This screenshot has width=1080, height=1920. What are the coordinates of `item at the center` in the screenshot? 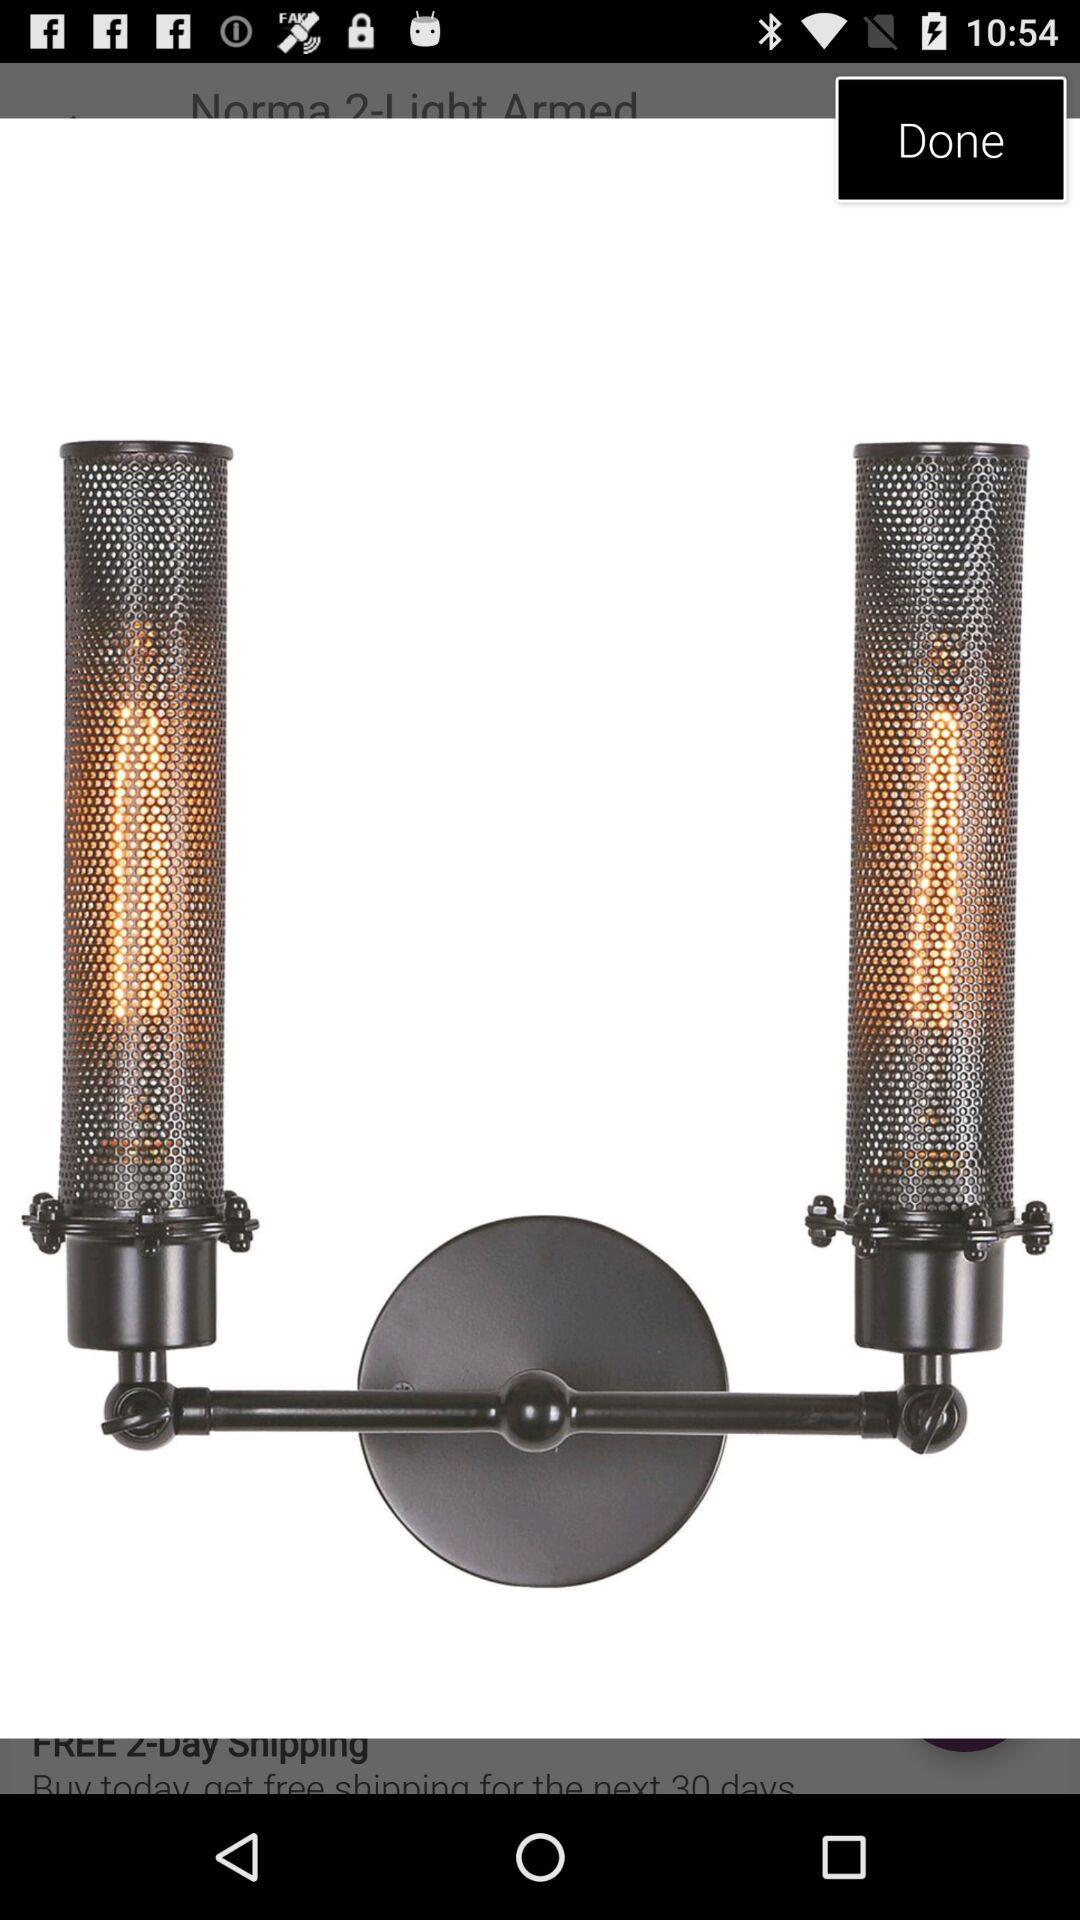 It's located at (540, 927).